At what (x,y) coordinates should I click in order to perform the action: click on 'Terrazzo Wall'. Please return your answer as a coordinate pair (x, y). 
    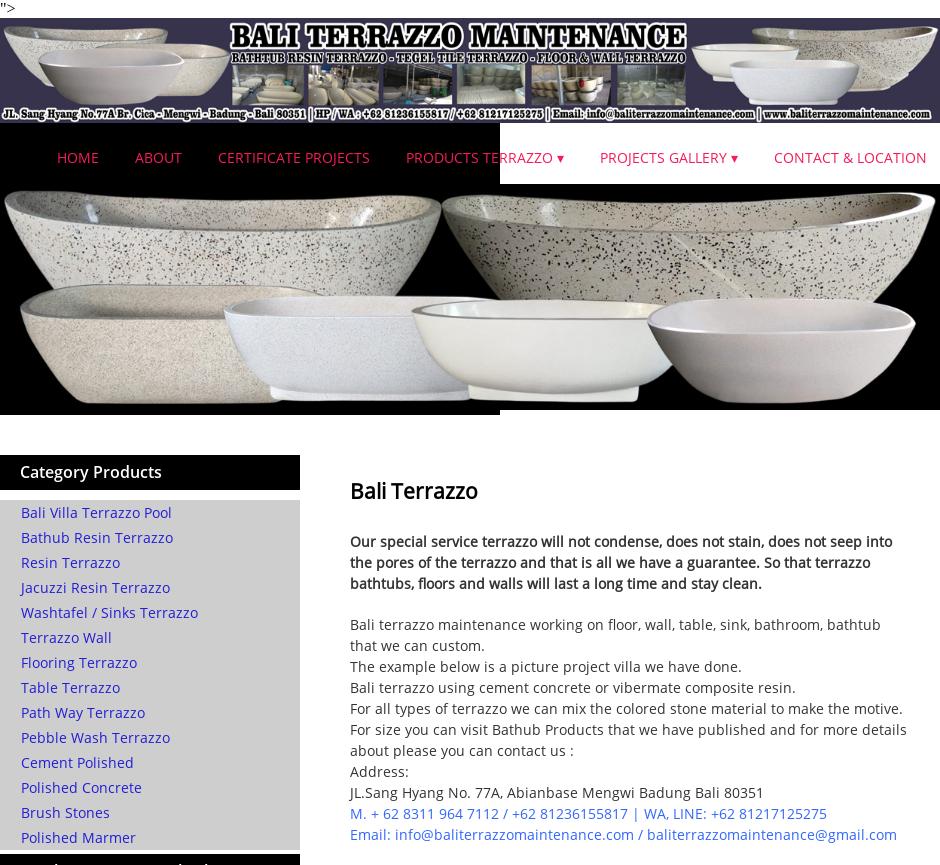
    Looking at the image, I should click on (65, 637).